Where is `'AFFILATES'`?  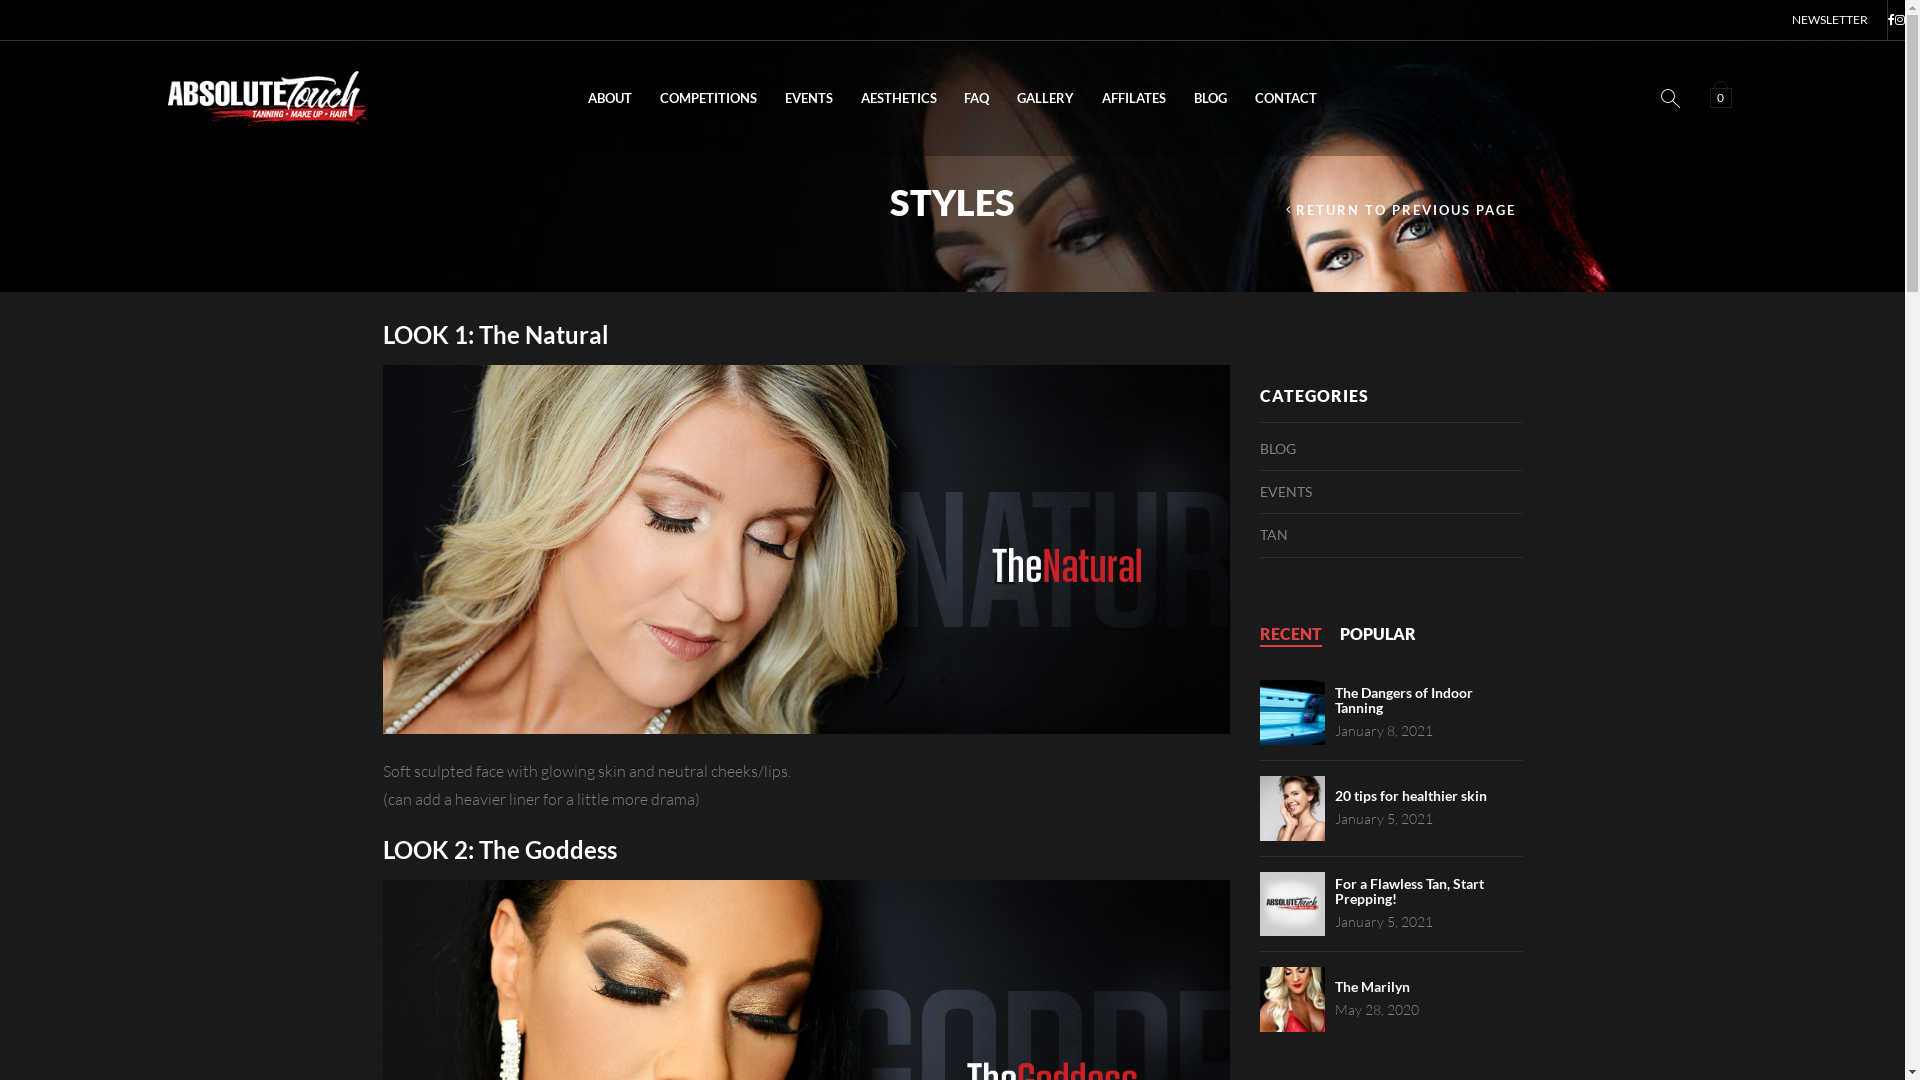
'AFFILATES' is located at coordinates (1133, 98).